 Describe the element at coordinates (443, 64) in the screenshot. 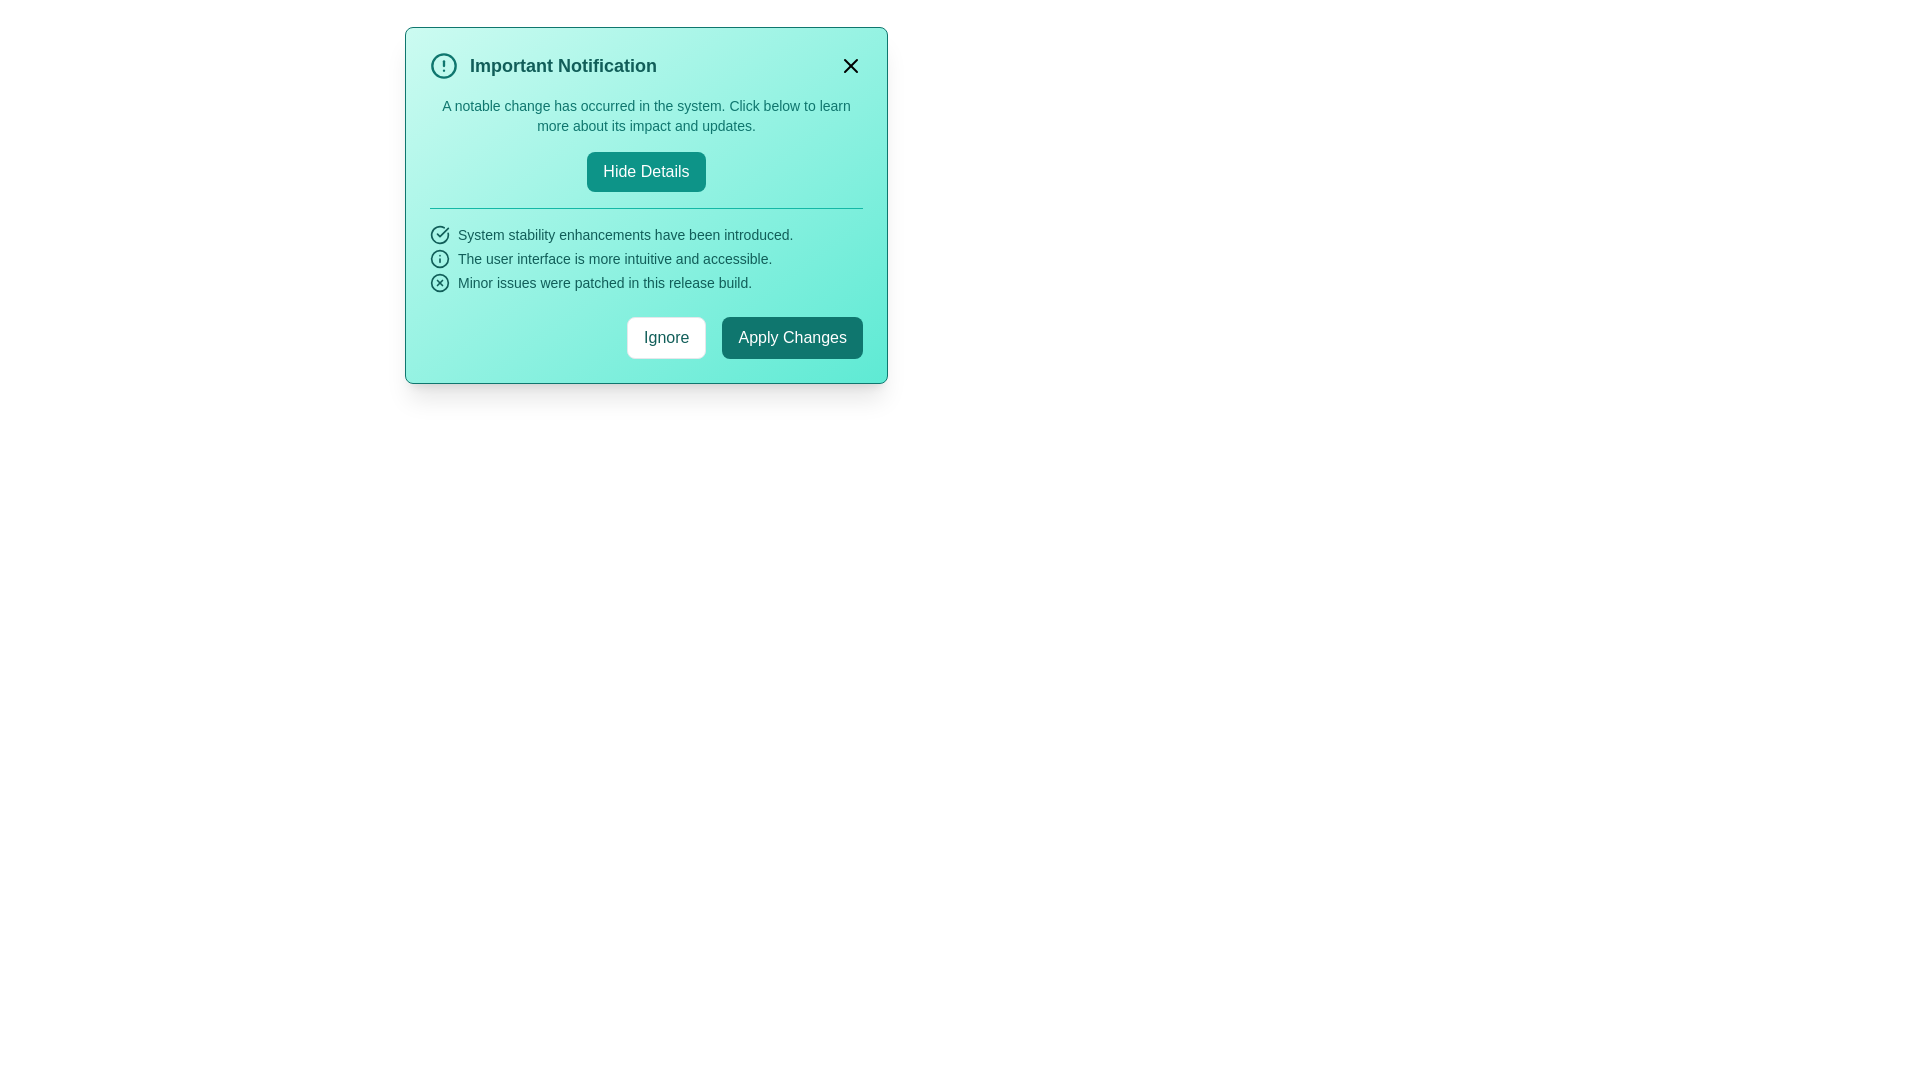

I see `the notification icon, which is a visual indicator for important alerts, positioned to the left of the 'Important Notification' text` at that location.